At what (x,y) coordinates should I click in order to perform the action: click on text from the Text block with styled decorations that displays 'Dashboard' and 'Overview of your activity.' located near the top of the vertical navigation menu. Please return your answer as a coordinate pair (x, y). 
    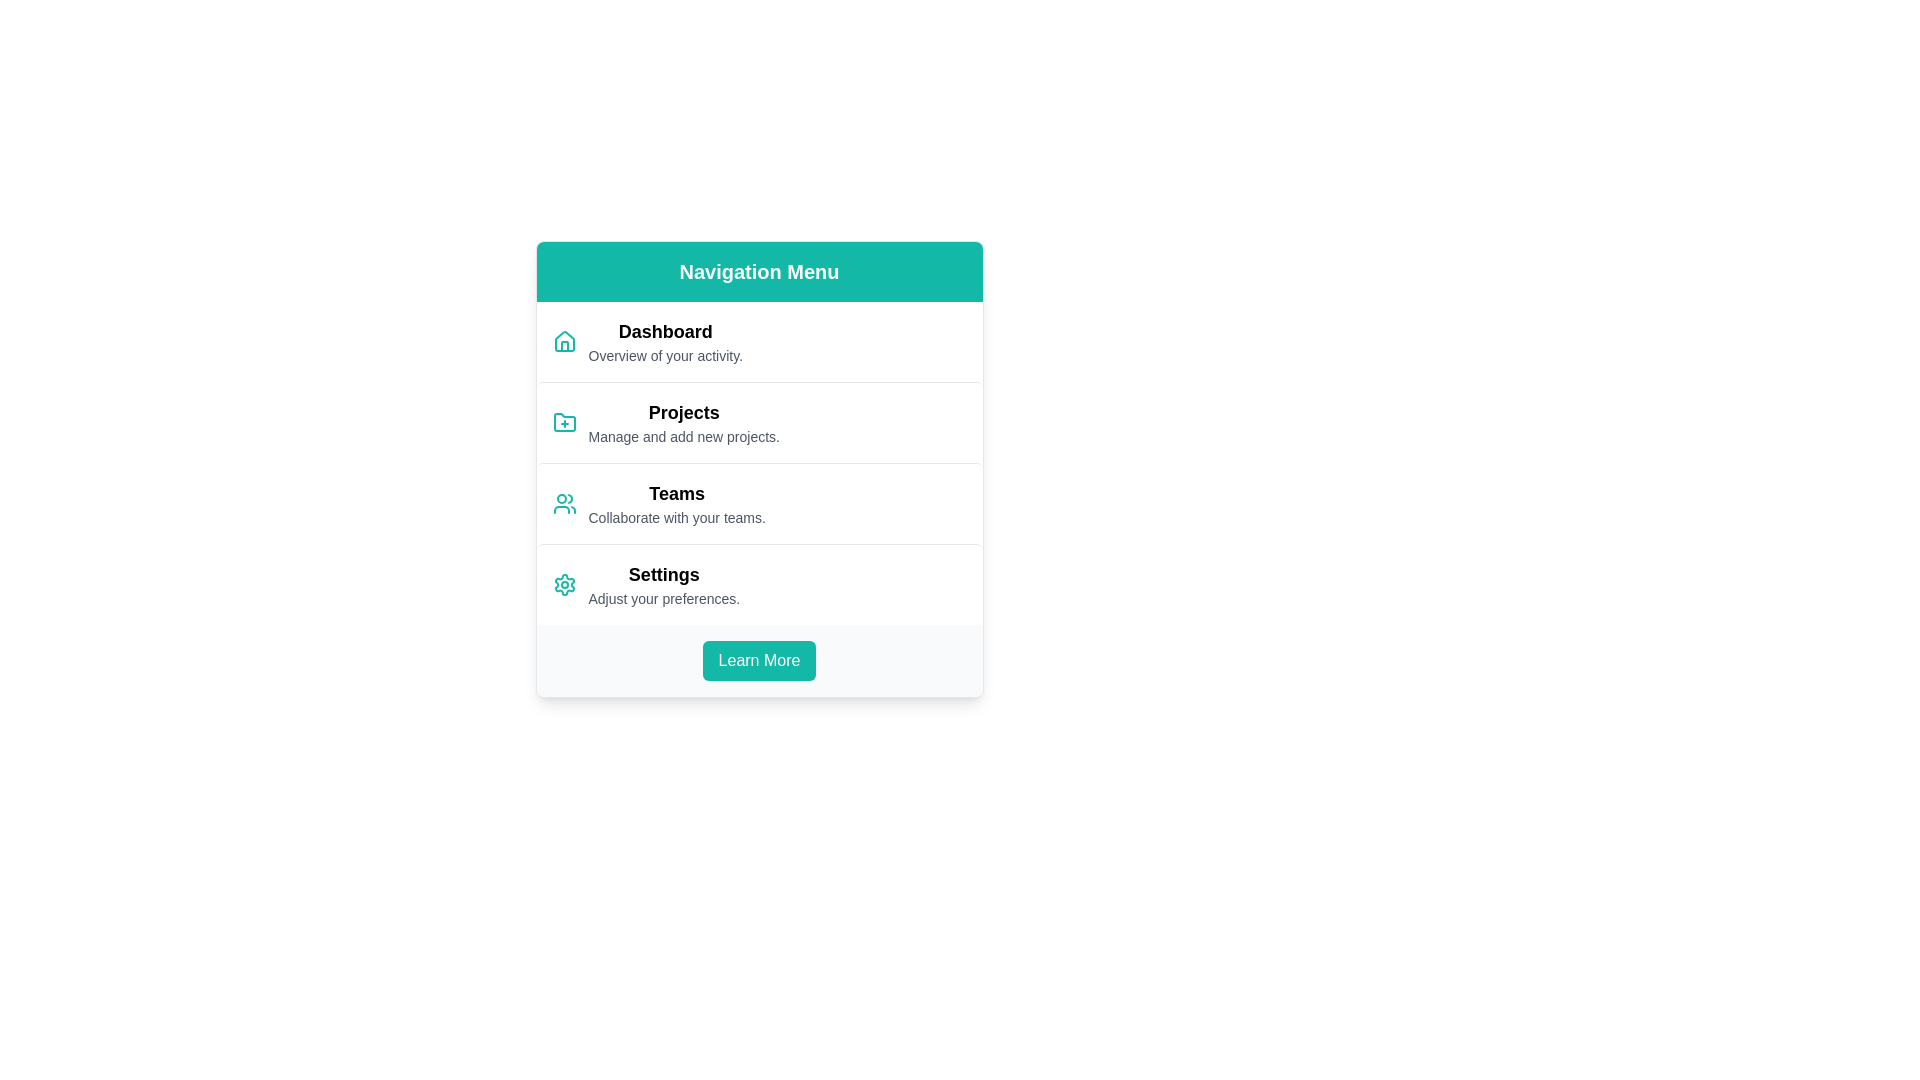
    Looking at the image, I should click on (665, 341).